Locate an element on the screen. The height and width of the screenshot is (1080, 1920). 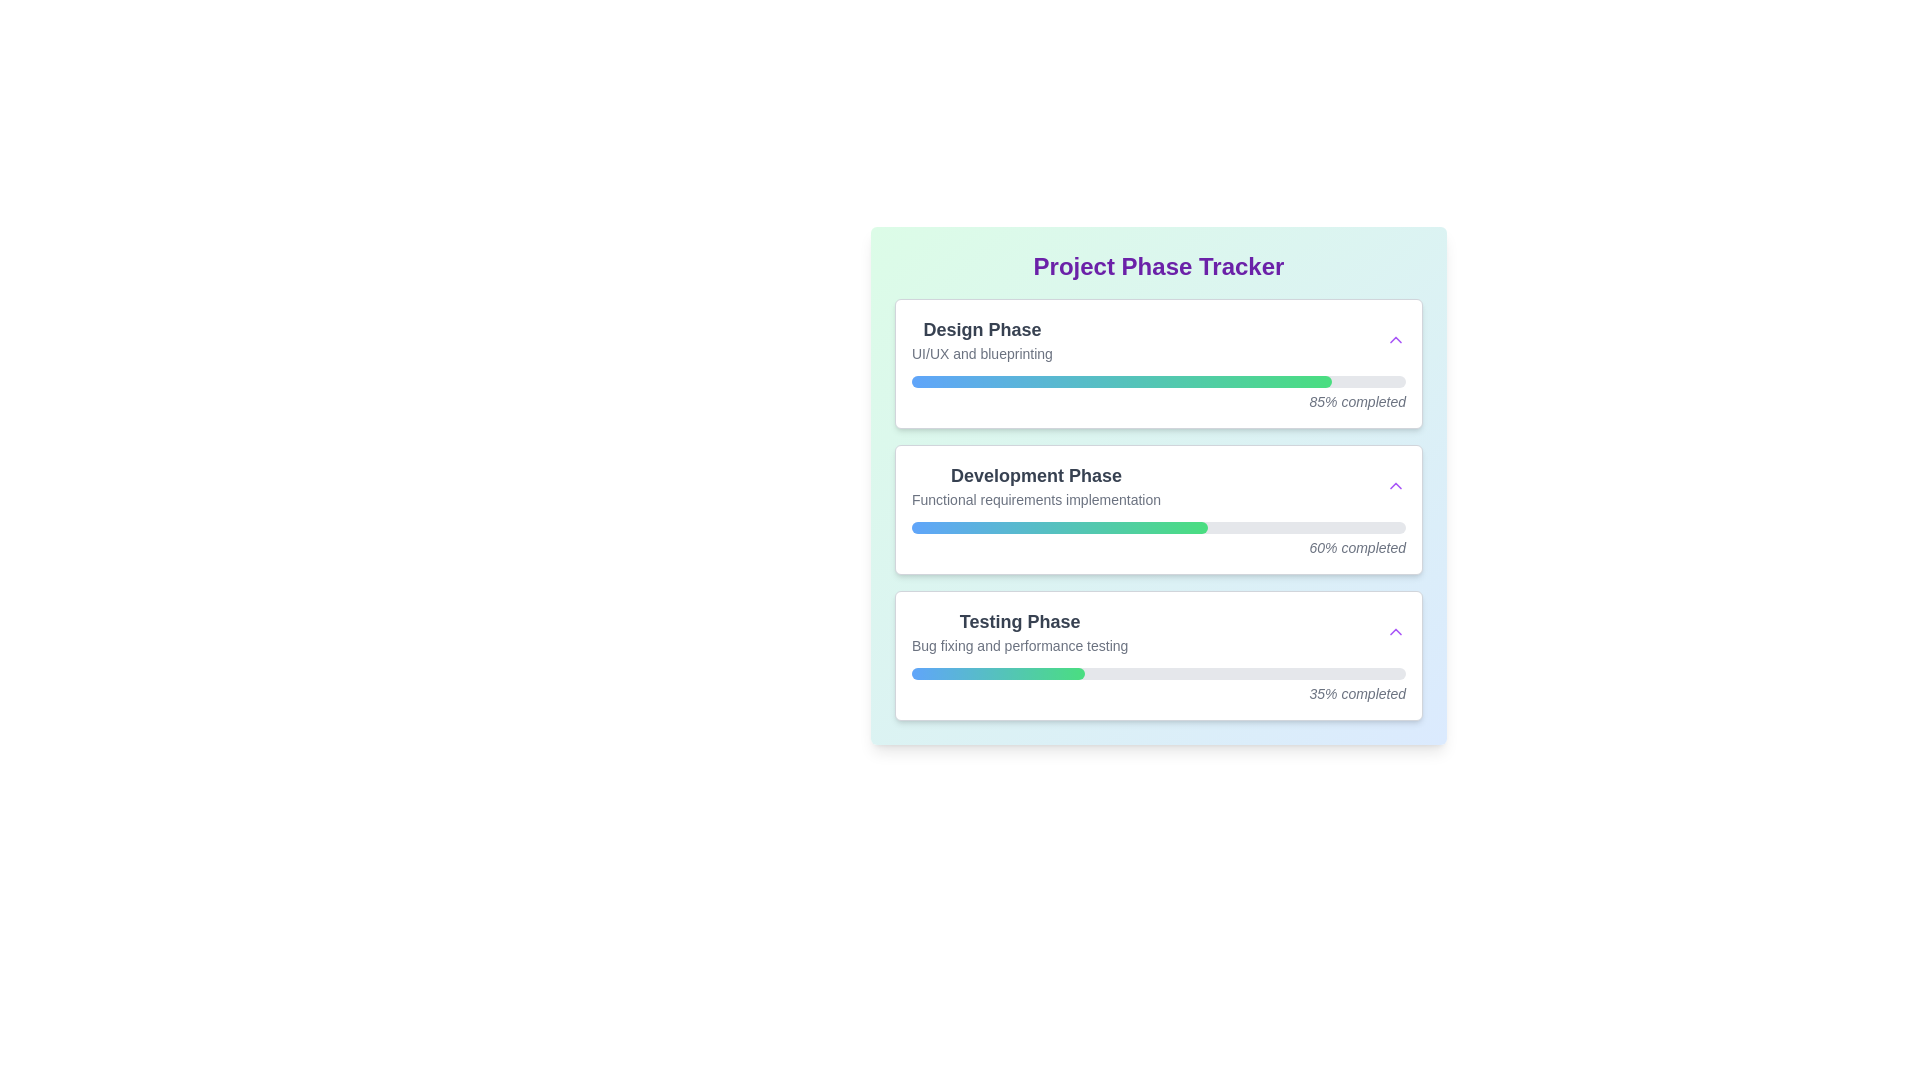
the informational label element displaying the title 'Testing Phase' and description 'Bug fixing and performance testing', which is located below 'Development Phase' and above a progress bar is located at coordinates (1020, 632).